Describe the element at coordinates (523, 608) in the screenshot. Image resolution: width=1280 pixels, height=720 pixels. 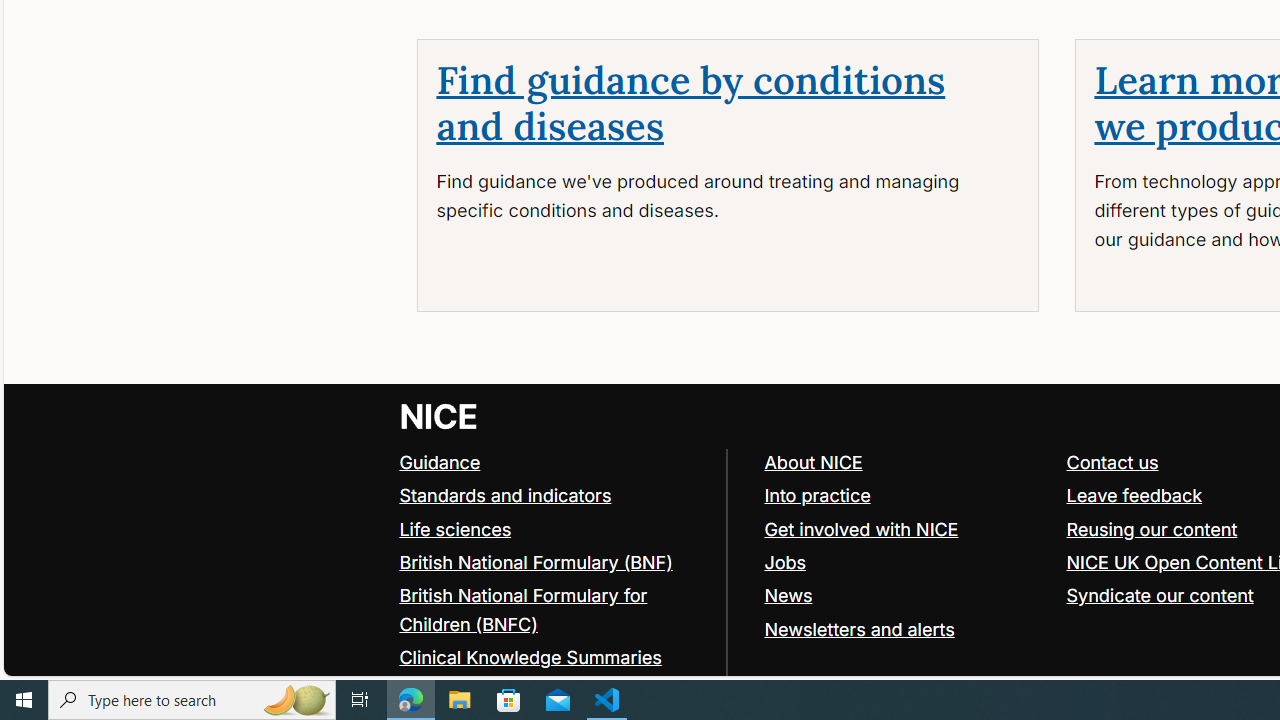
I see `'British National Formulary for Children (BNFC)'` at that location.